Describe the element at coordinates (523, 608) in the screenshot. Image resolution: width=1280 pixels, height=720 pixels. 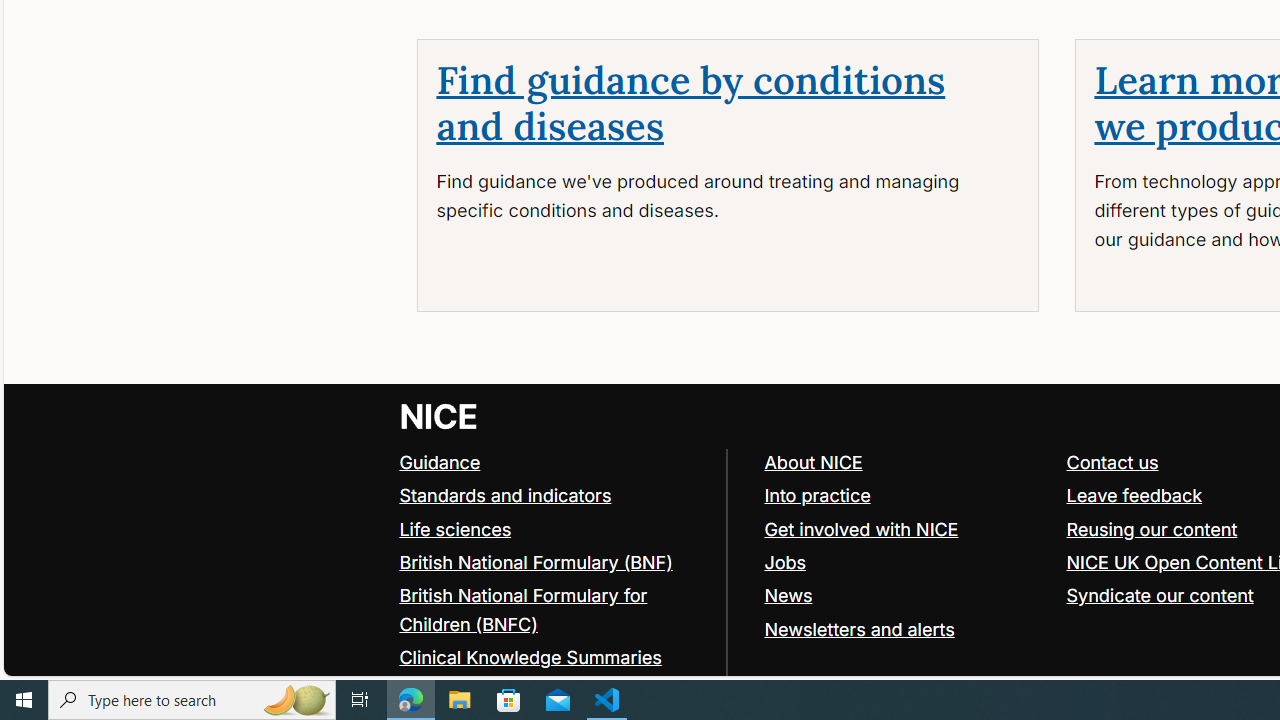
I see `'British National Formulary for Children (BNFC)'` at that location.